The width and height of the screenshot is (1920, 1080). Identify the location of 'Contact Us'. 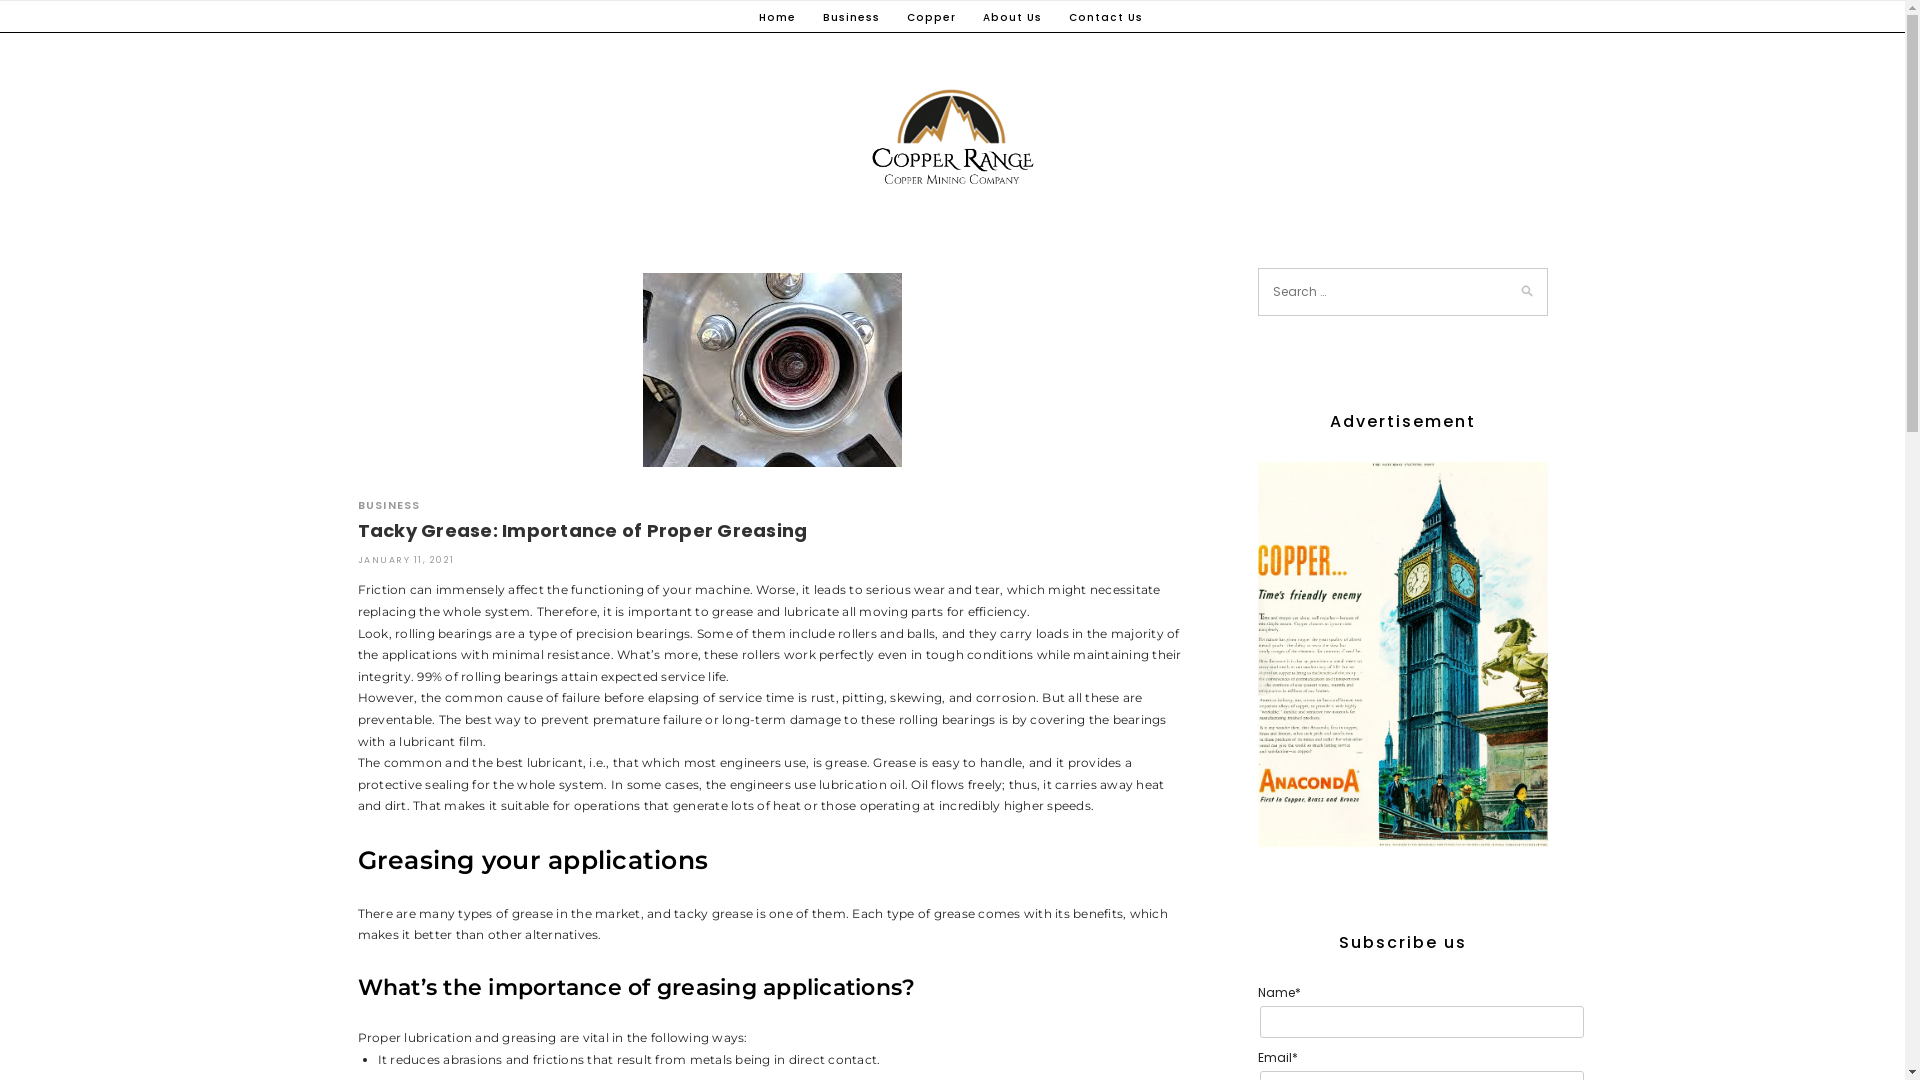
(1067, 17).